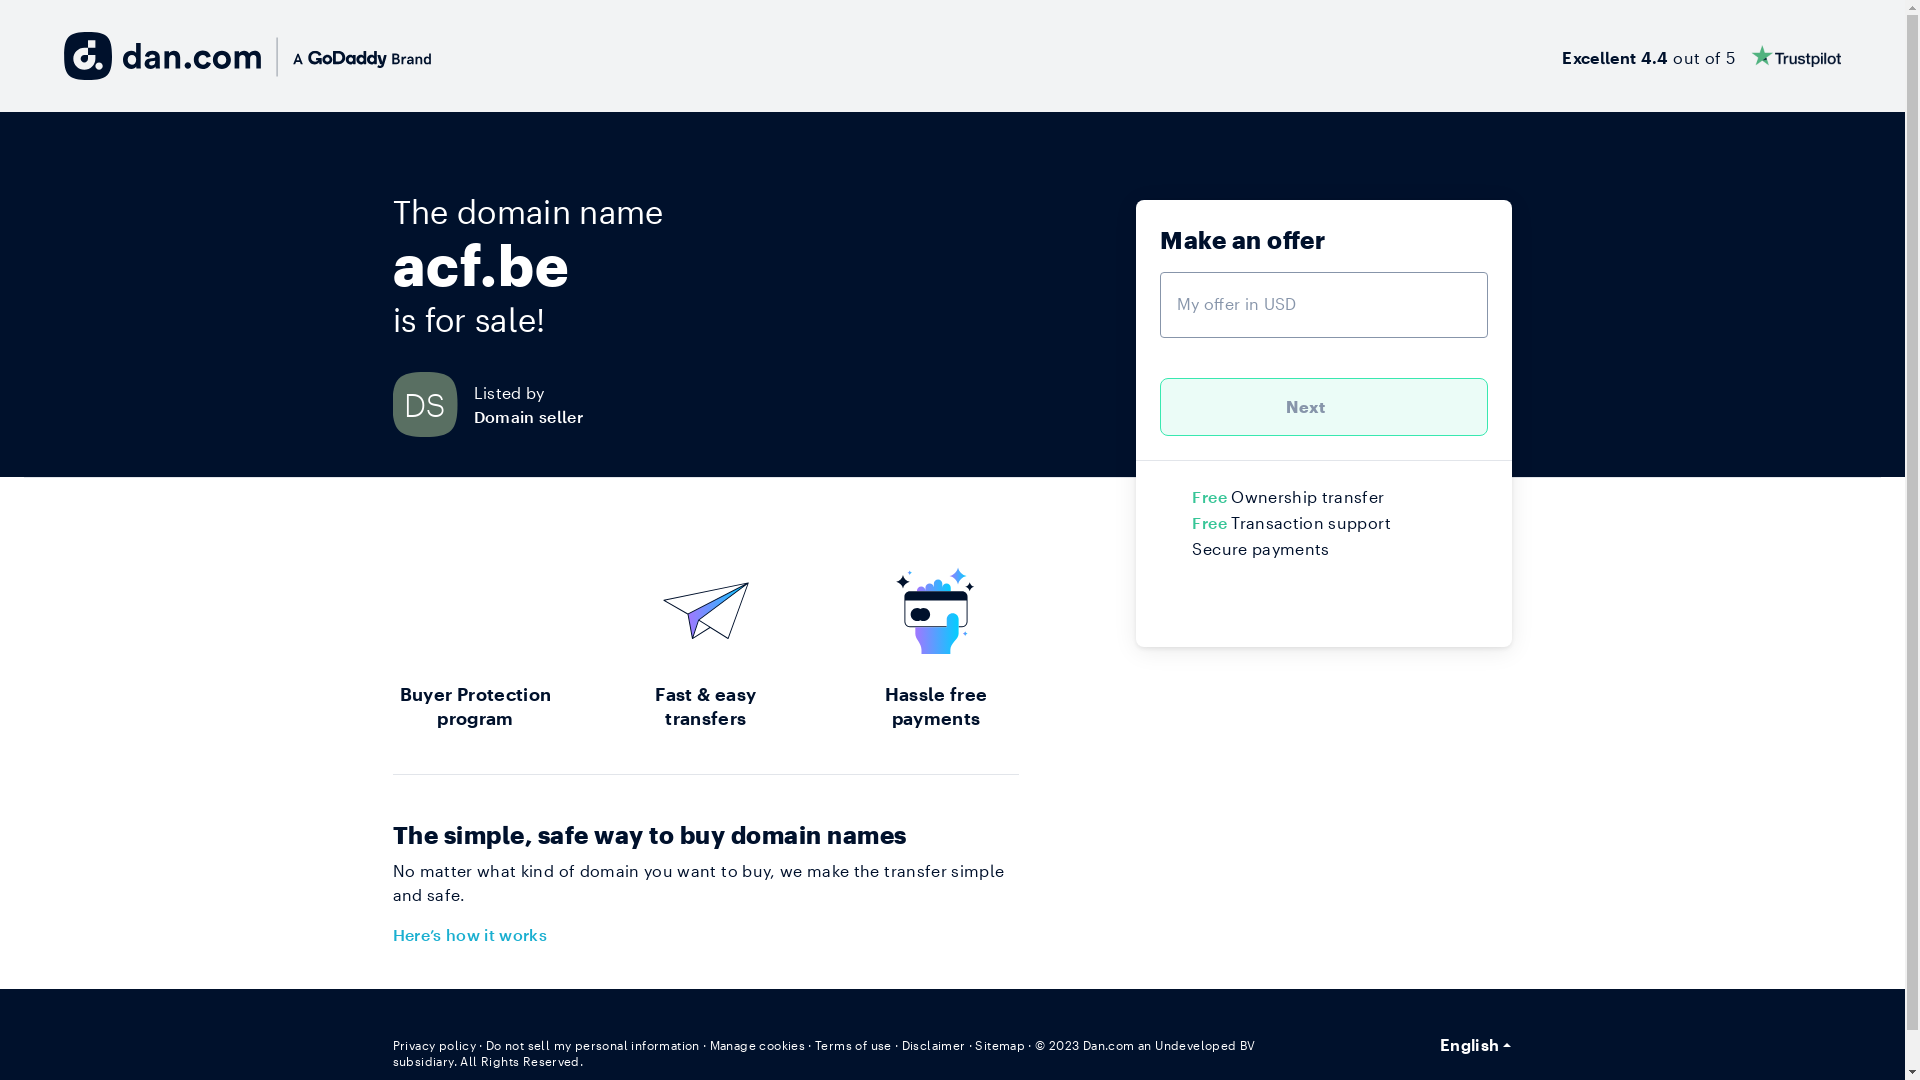 Image resolution: width=1920 pixels, height=1080 pixels. Describe the element at coordinates (757, 1044) in the screenshot. I see `'Manage cookies'` at that location.